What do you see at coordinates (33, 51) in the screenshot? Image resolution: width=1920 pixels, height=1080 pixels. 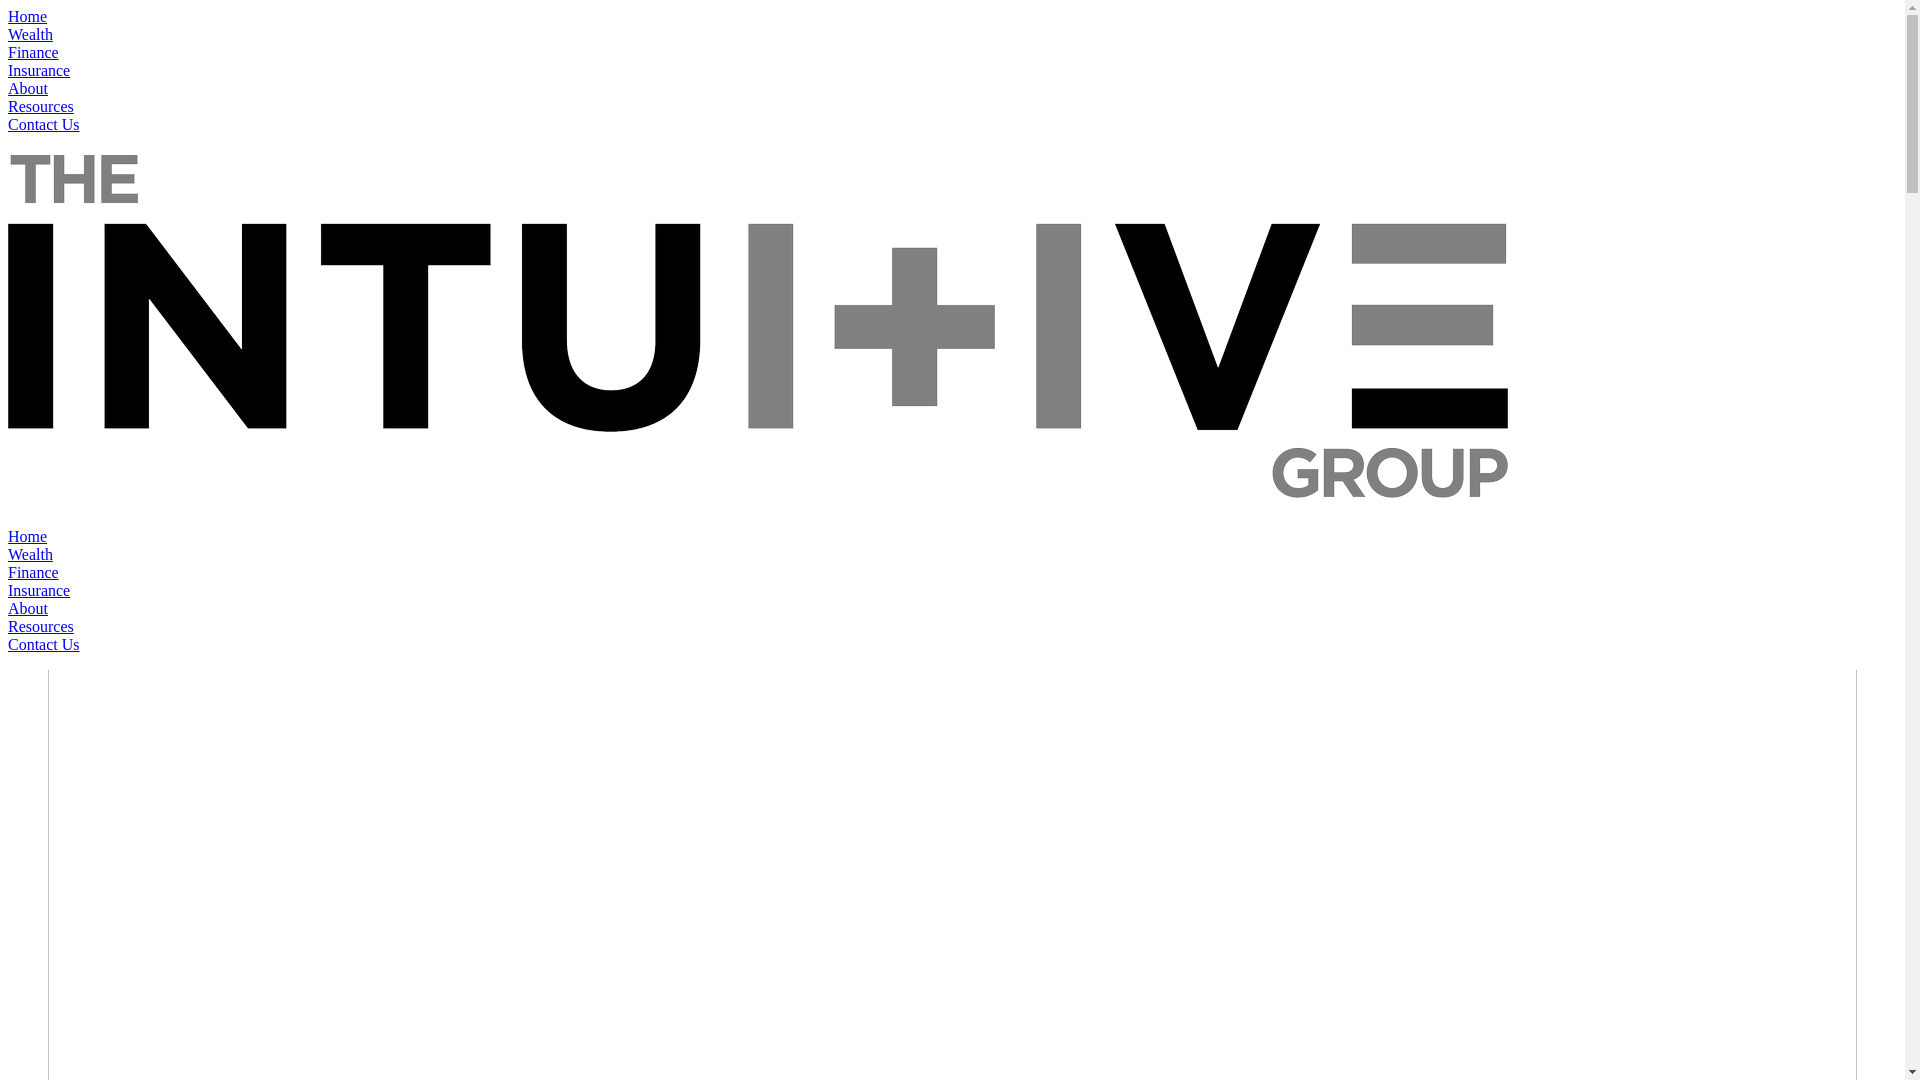 I see `'Finance'` at bounding box center [33, 51].